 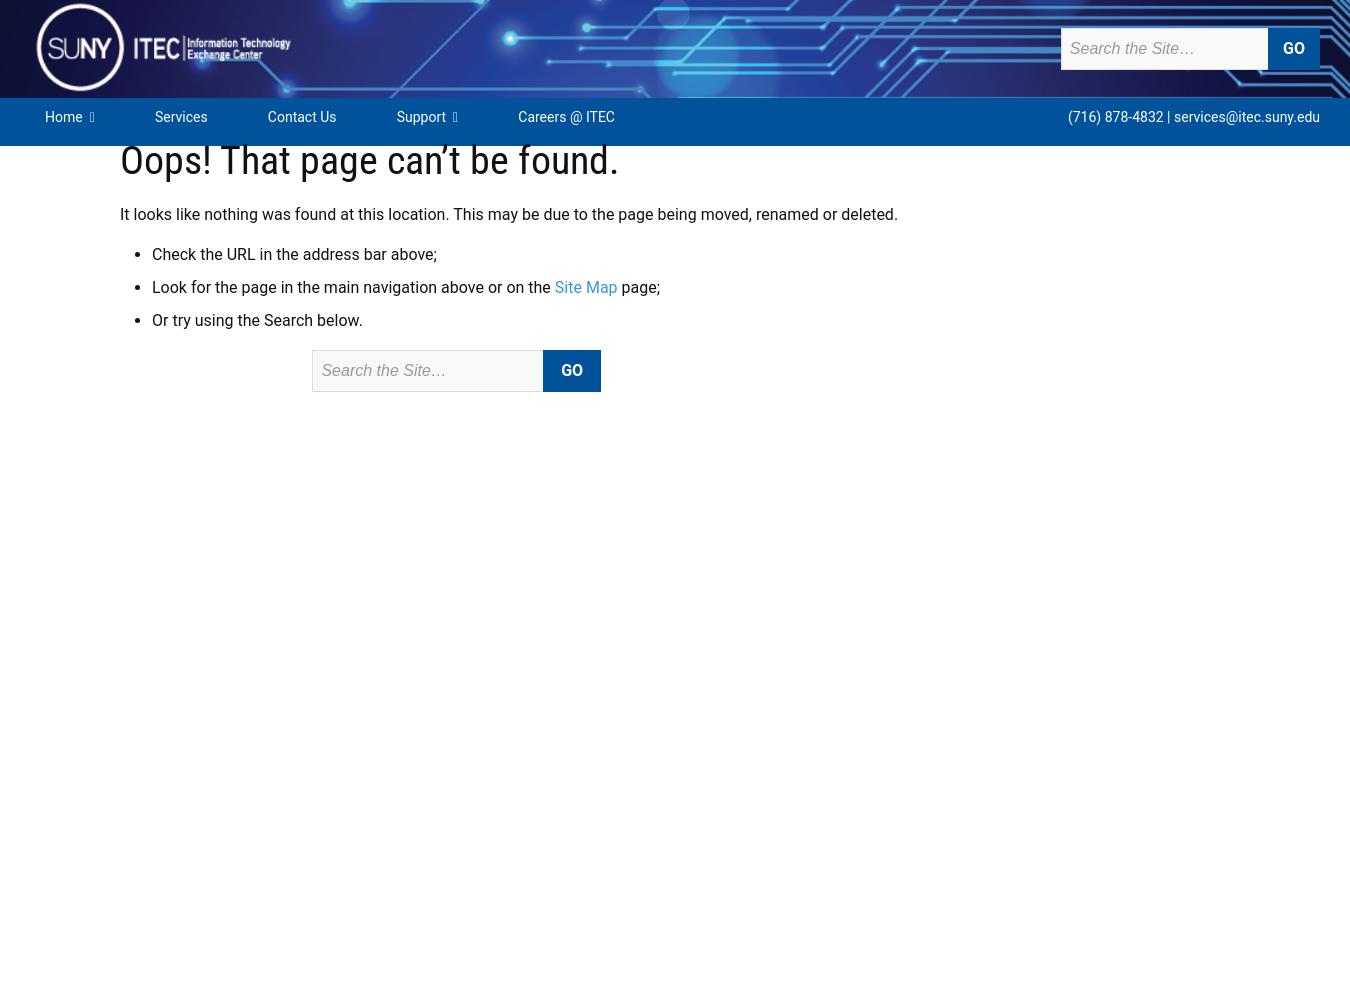 What do you see at coordinates (638, 287) in the screenshot?
I see `'page;'` at bounding box center [638, 287].